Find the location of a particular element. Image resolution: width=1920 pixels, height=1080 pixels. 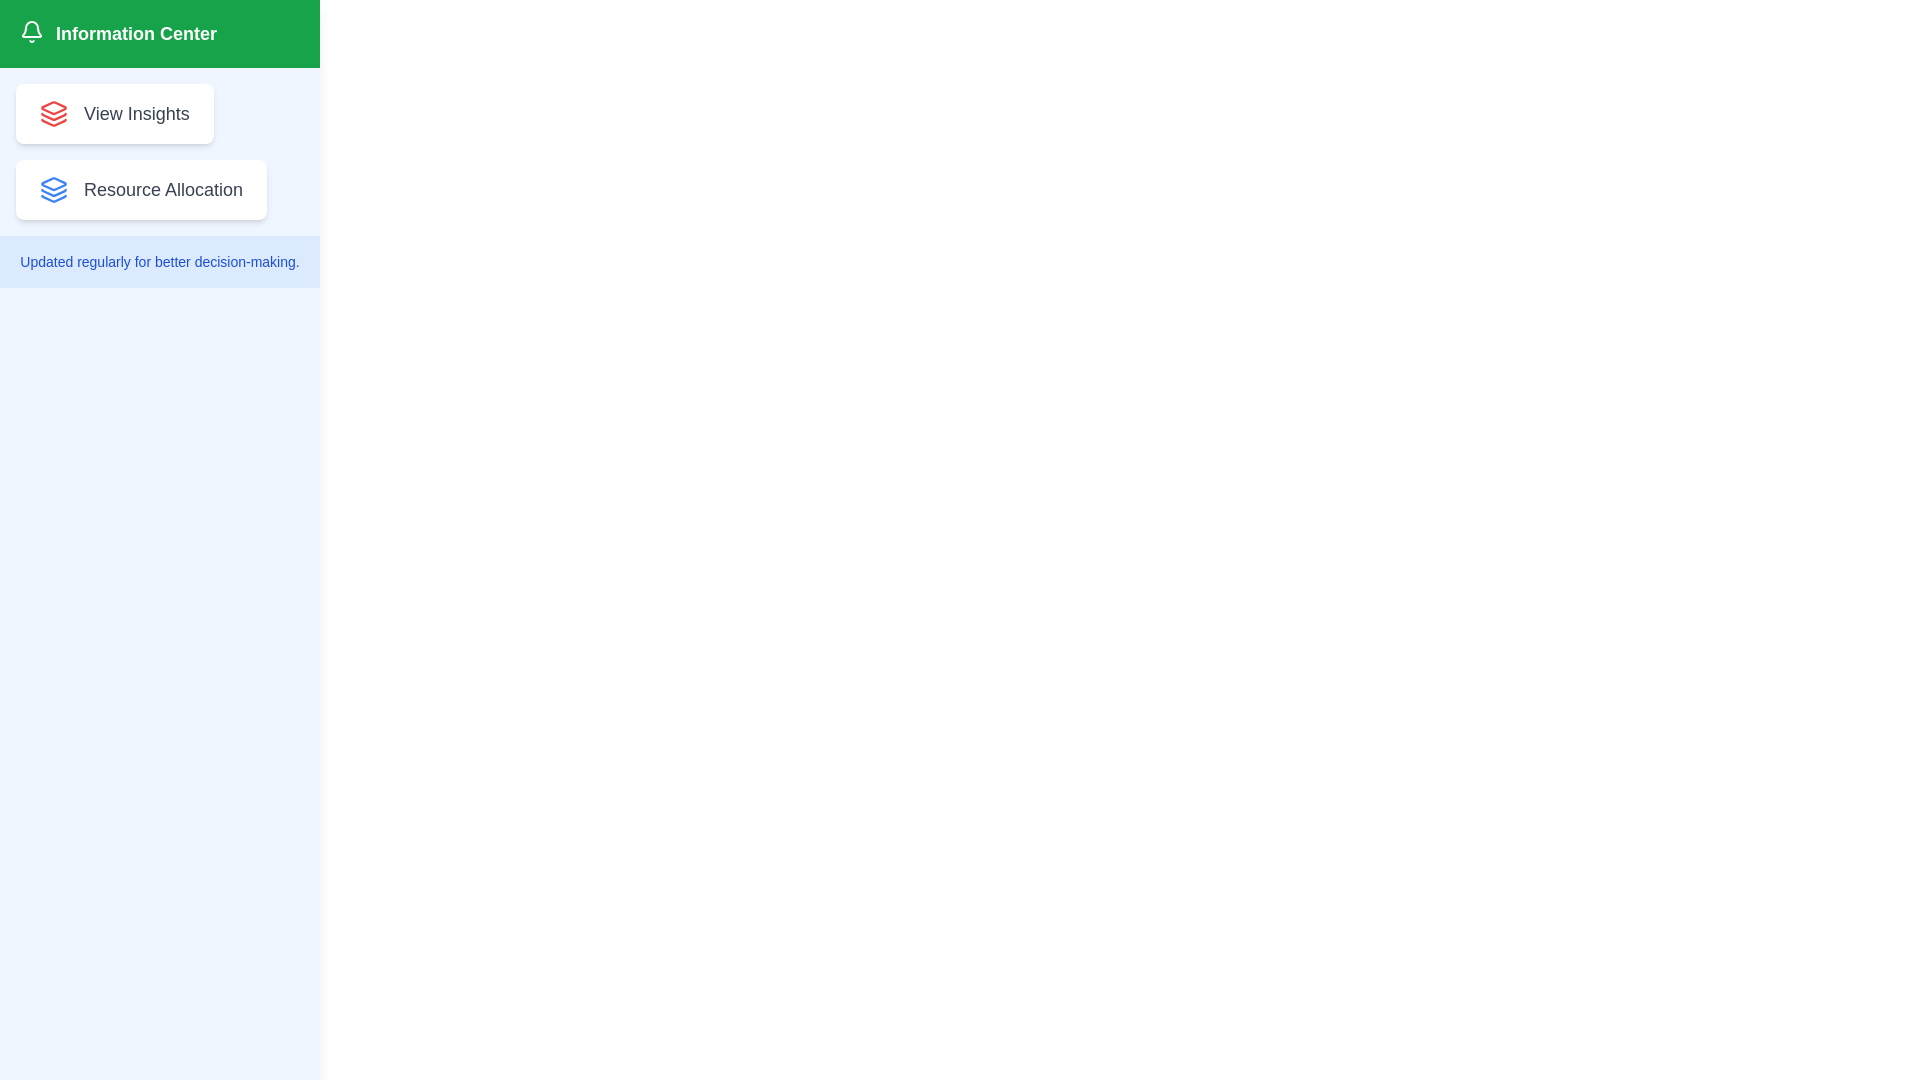

the 'Resource Allocation' button is located at coordinates (140, 189).